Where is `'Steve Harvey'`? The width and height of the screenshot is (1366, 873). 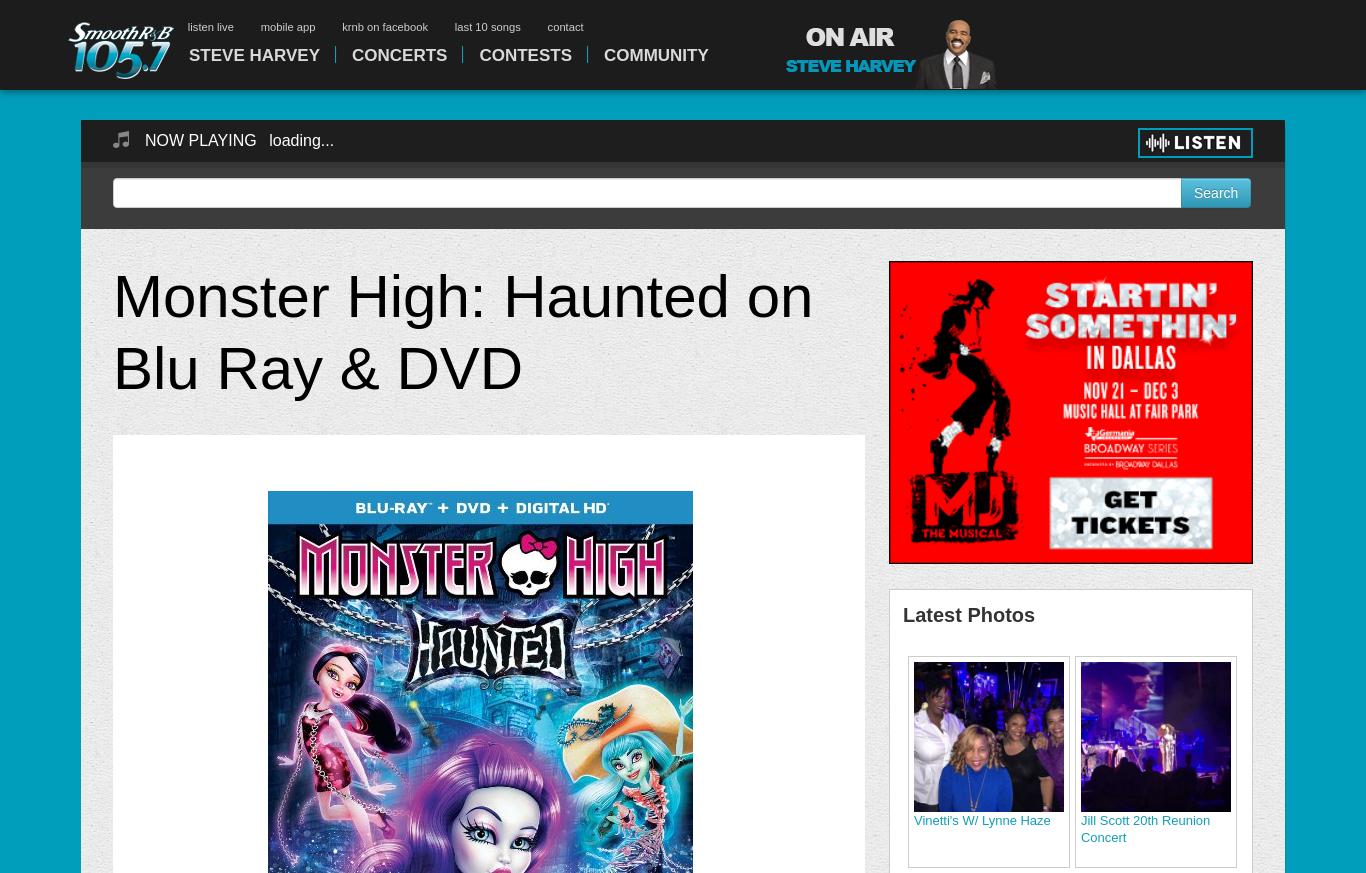
'Steve Harvey' is located at coordinates (254, 54).